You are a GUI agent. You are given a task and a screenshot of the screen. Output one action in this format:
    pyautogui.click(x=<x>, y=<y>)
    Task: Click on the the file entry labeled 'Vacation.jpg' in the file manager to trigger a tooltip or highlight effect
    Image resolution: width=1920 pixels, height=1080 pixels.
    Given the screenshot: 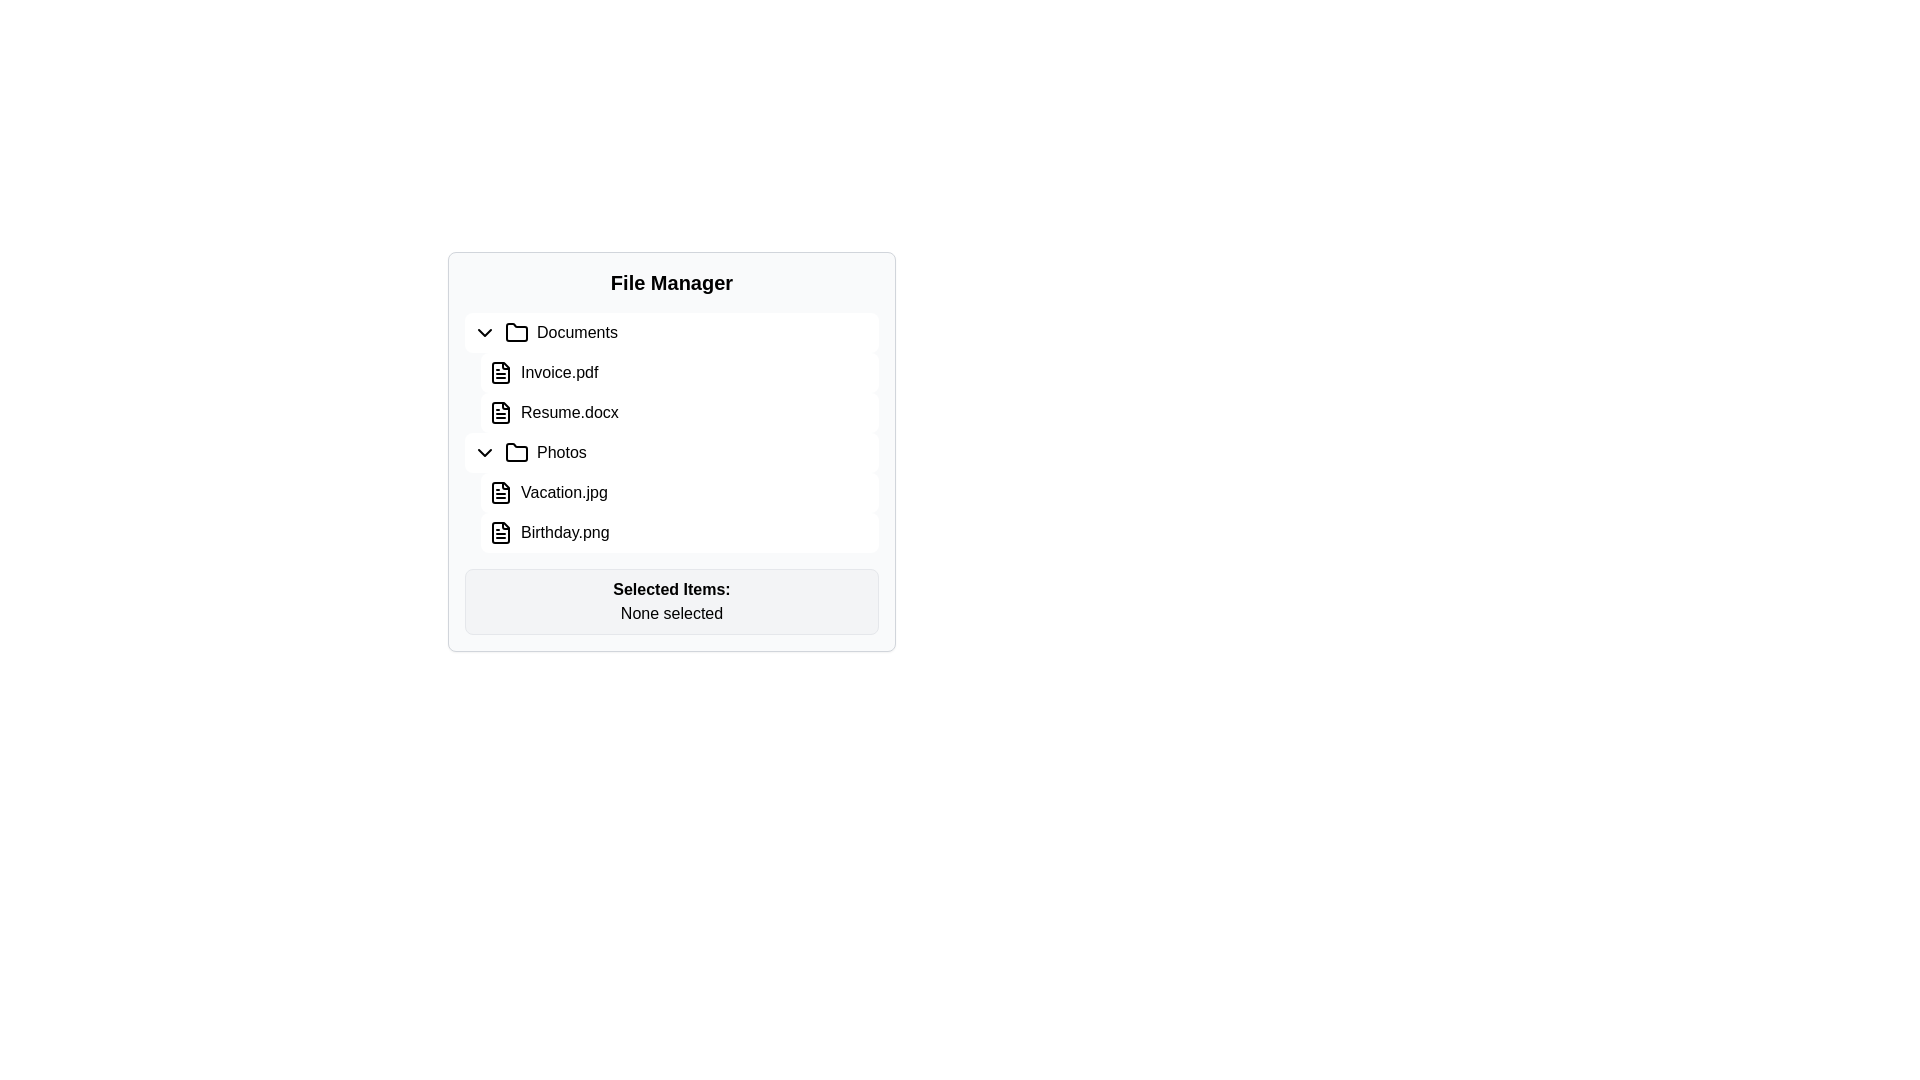 What is the action you would take?
    pyautogui.click(x=672, y=493)
    